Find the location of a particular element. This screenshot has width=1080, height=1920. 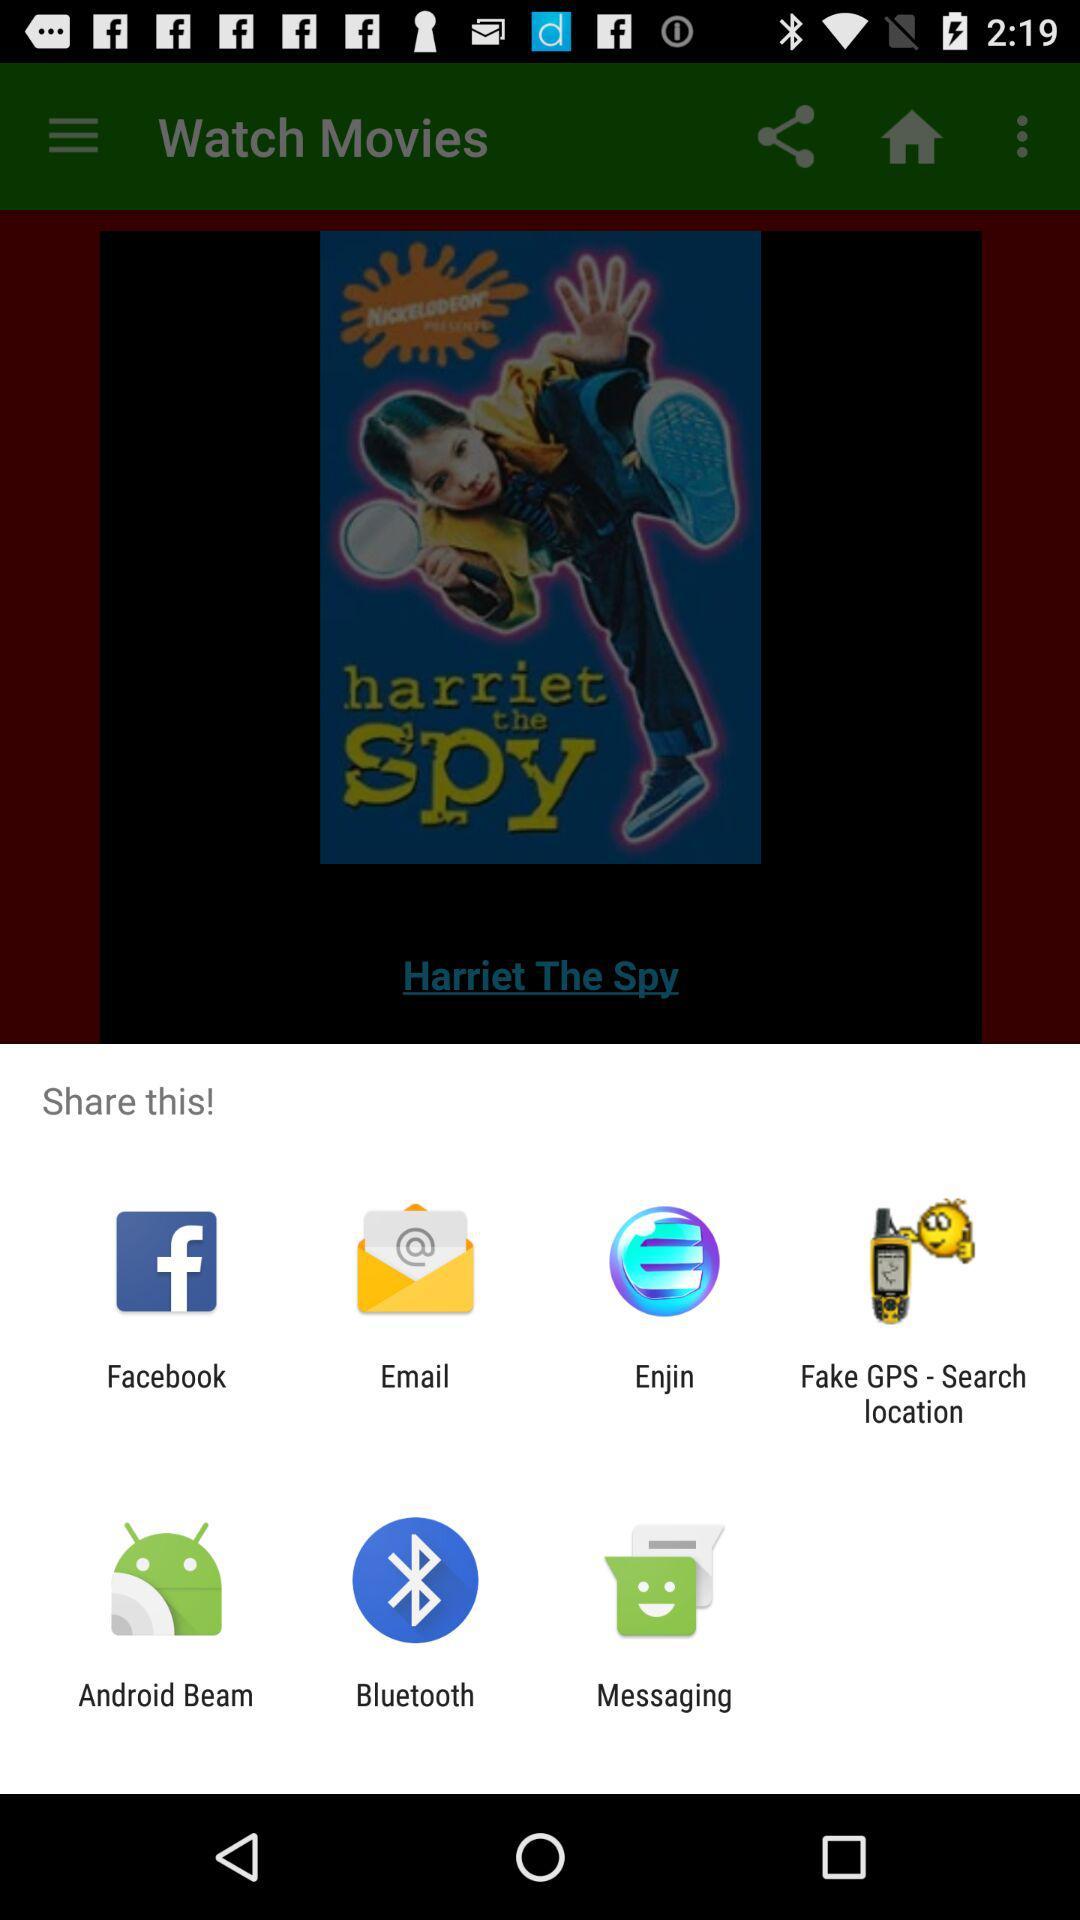

icon to the left of the email icon is located at coordinates (165, 1392).